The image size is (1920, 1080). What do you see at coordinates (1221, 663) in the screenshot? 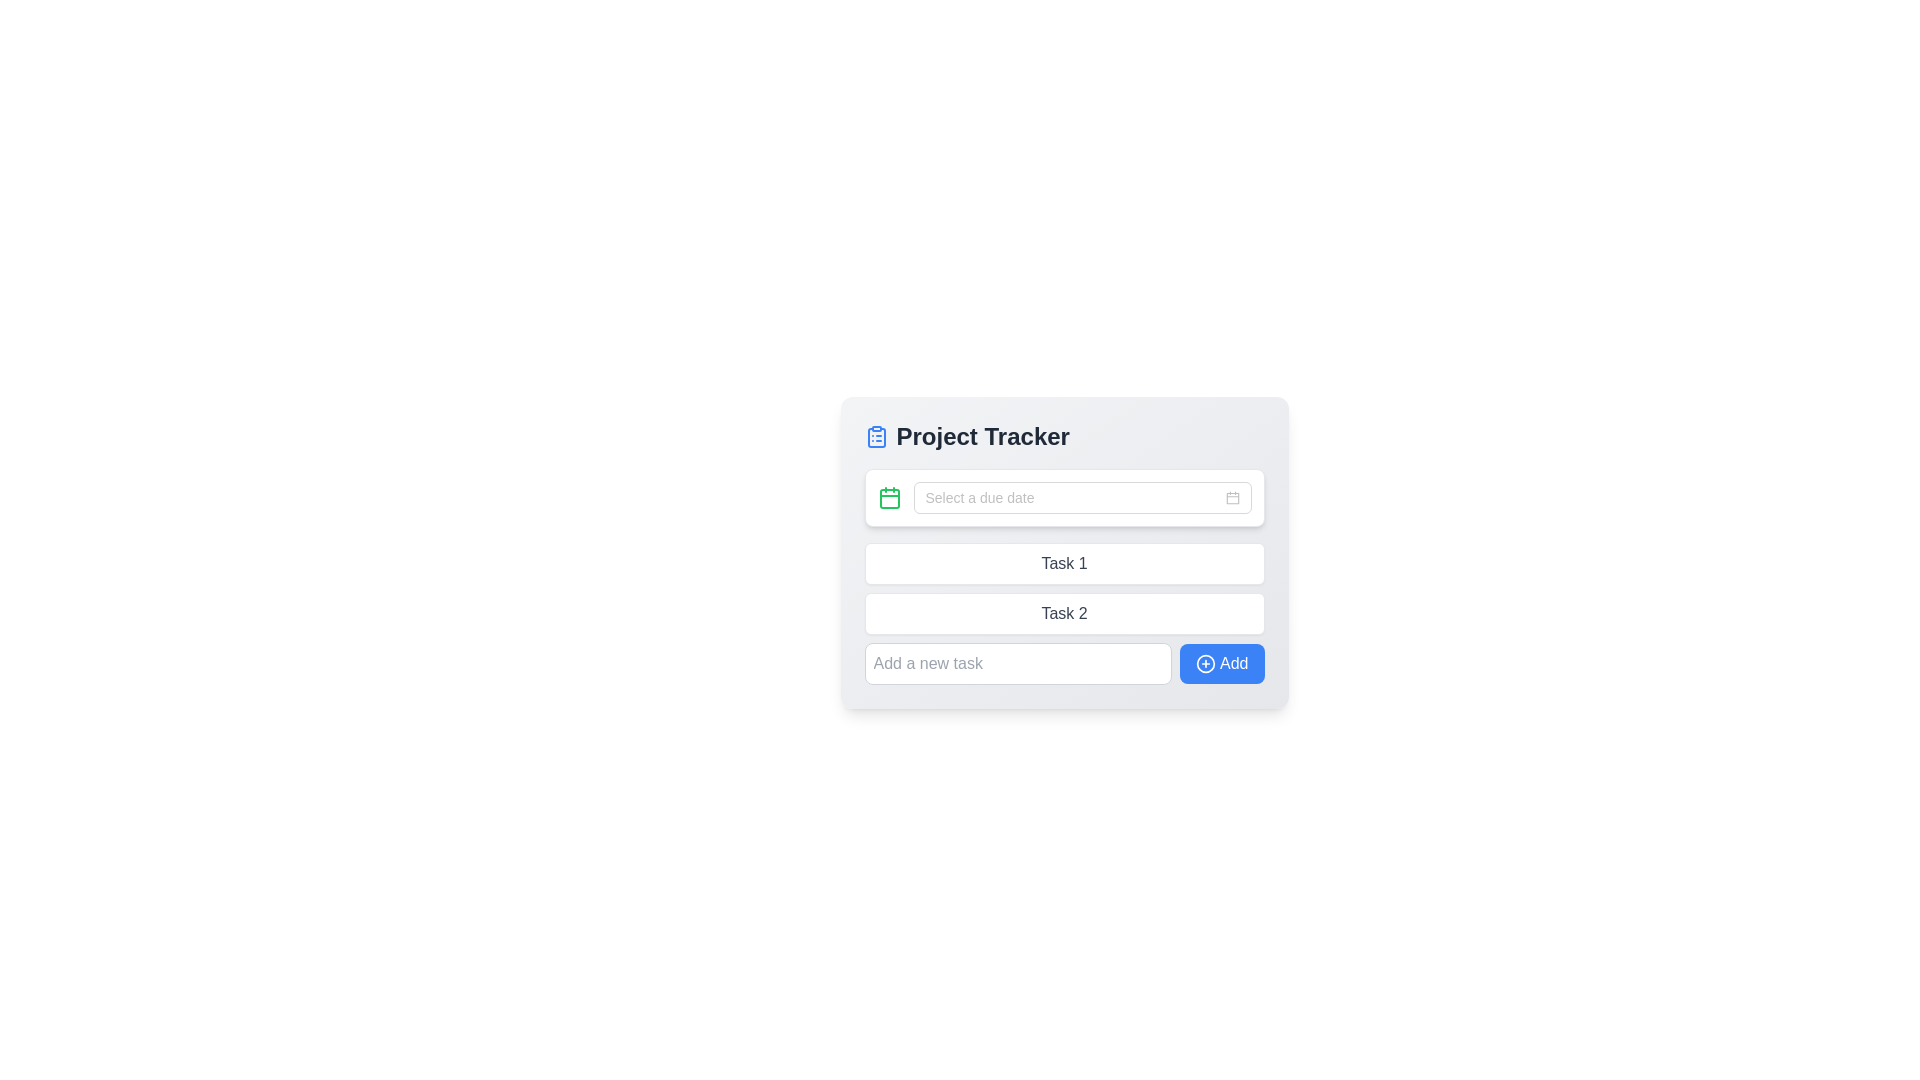
I see `the button used to add a new task` at bounding box center [1221, 663].